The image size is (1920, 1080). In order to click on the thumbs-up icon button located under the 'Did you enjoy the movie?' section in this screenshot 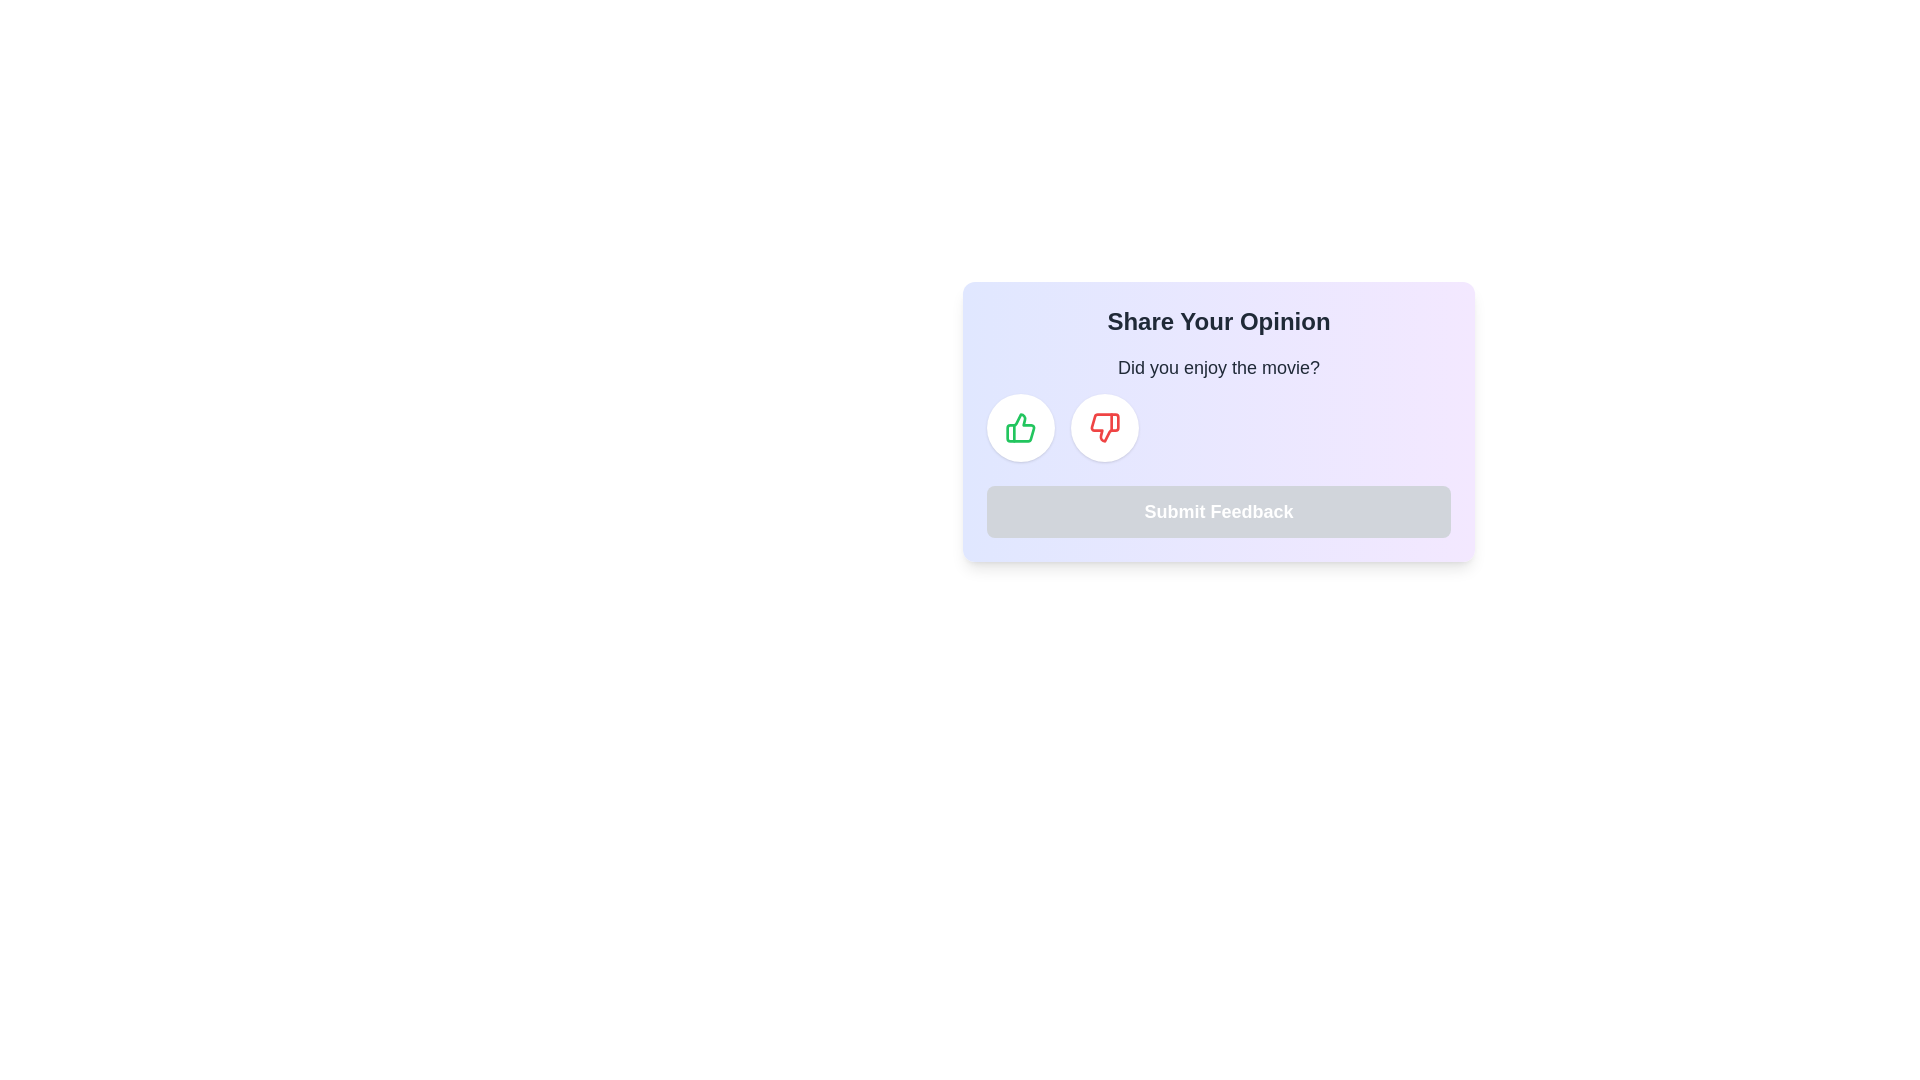, I will do `click(1021, 427)`.